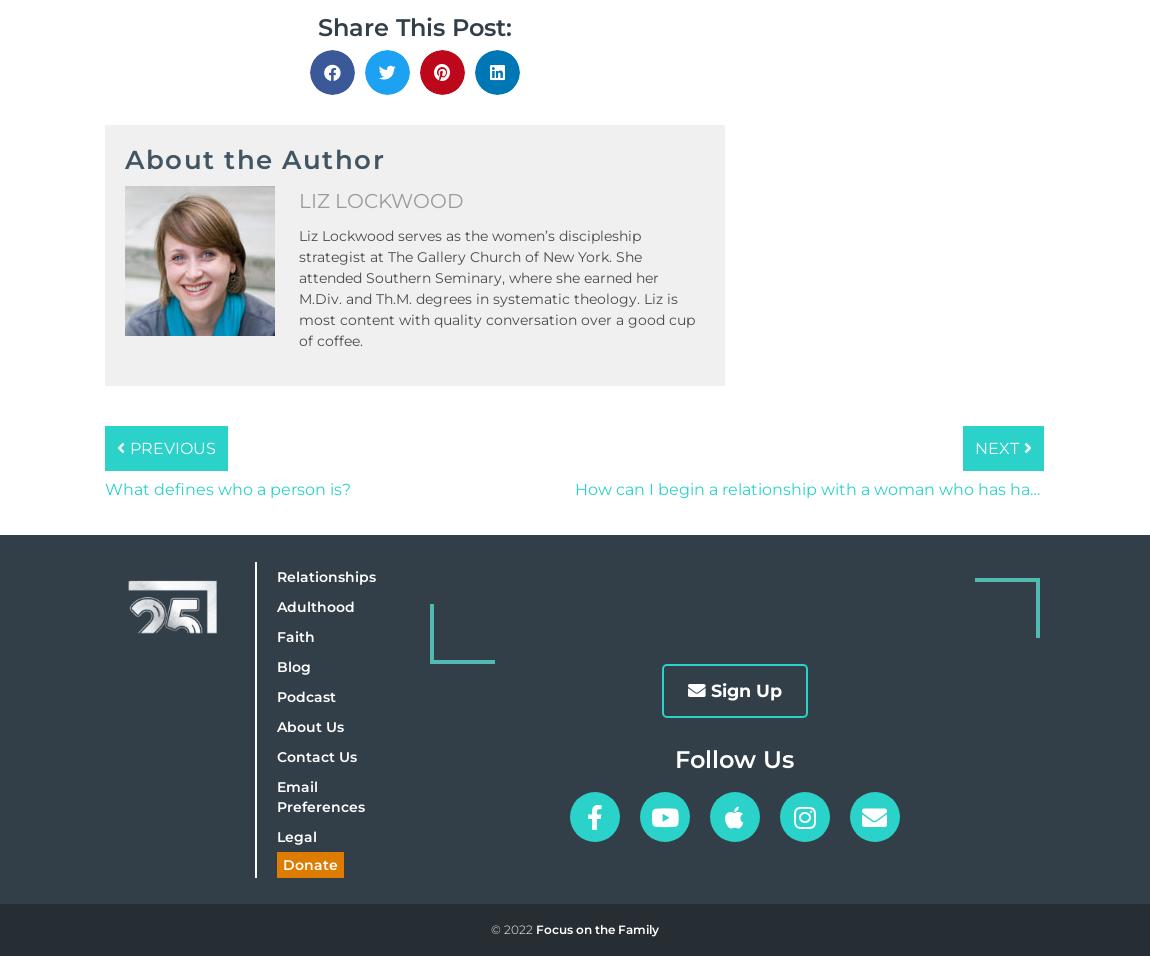 This screenshot has width=1150, height=956. Describe the element at coordinates (171, 448) in the screenshot. I see `'Previous'` at that location.